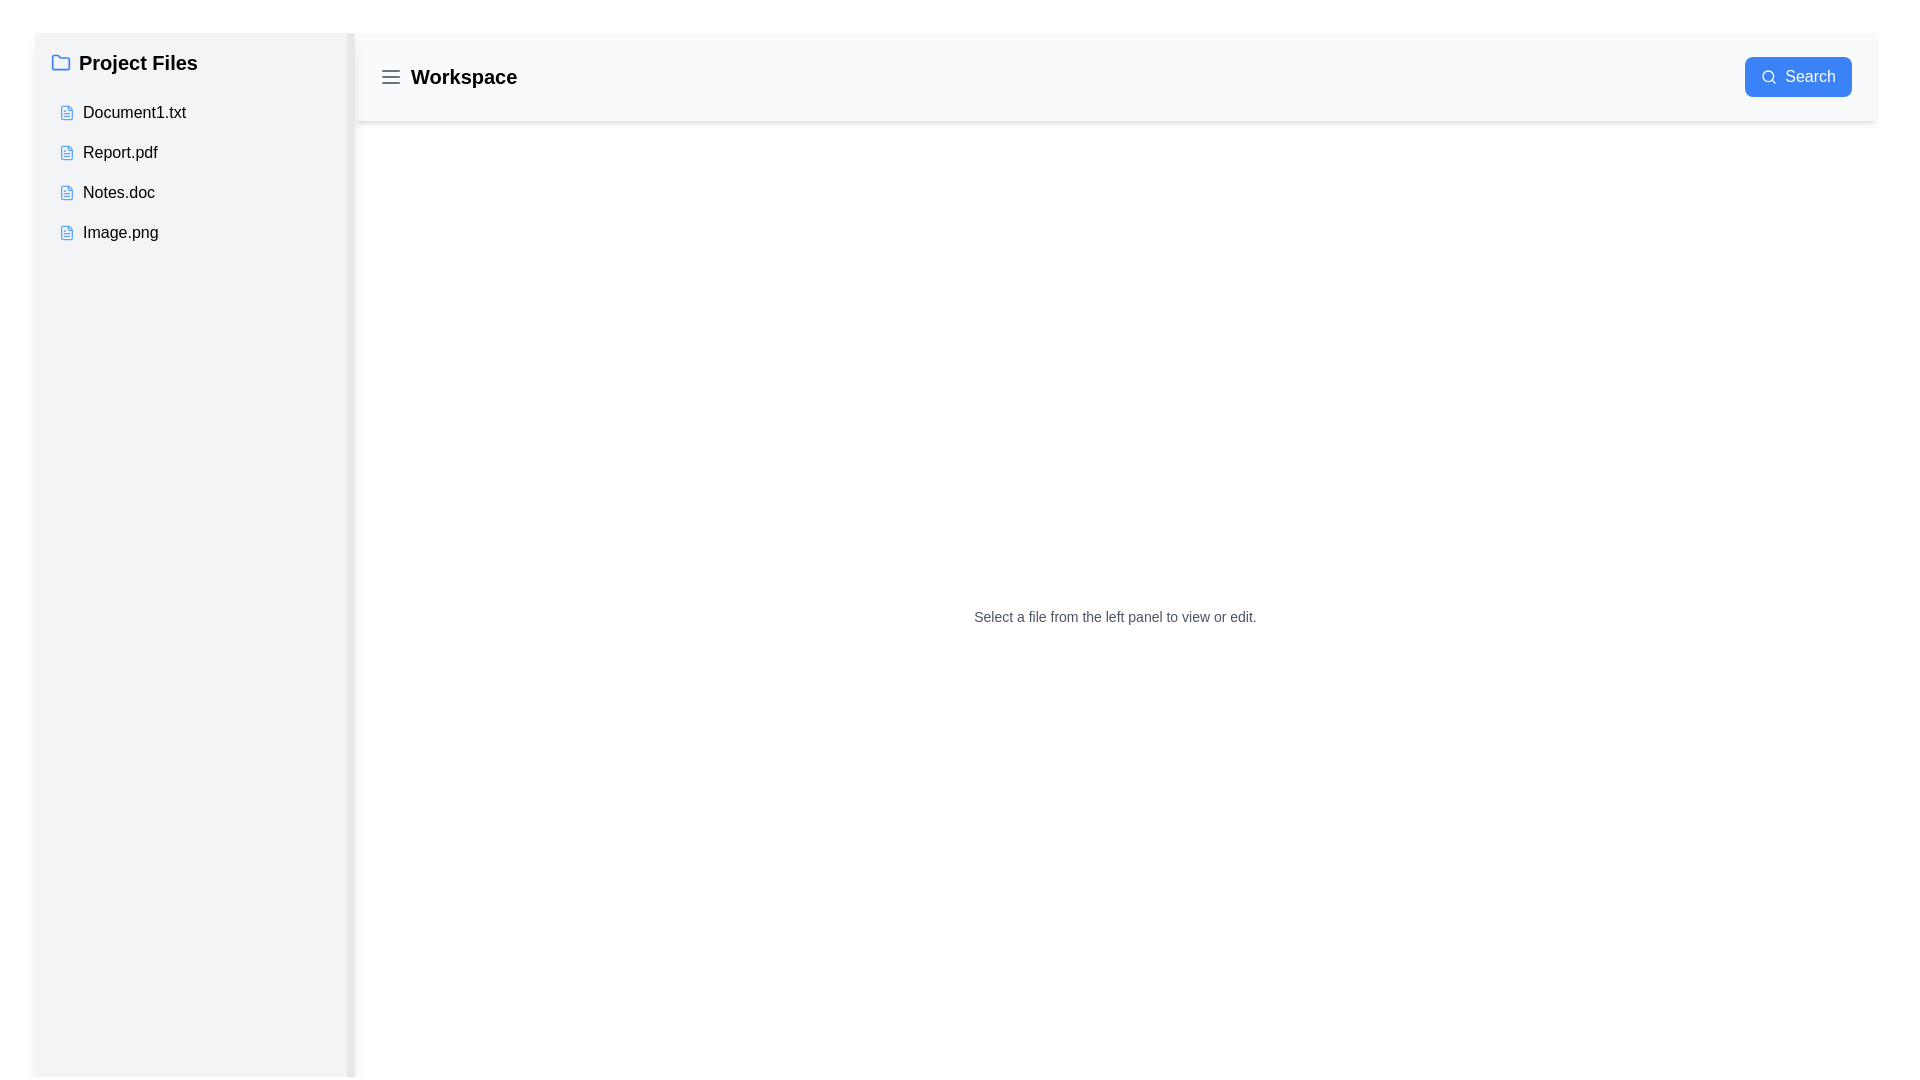 Image resolution: width=1920 pixels, height=1080 pixels. I want to click on the icon button located at the top-left of the application interface, immediately left of the text label 'Workspace', so click(390, 76).